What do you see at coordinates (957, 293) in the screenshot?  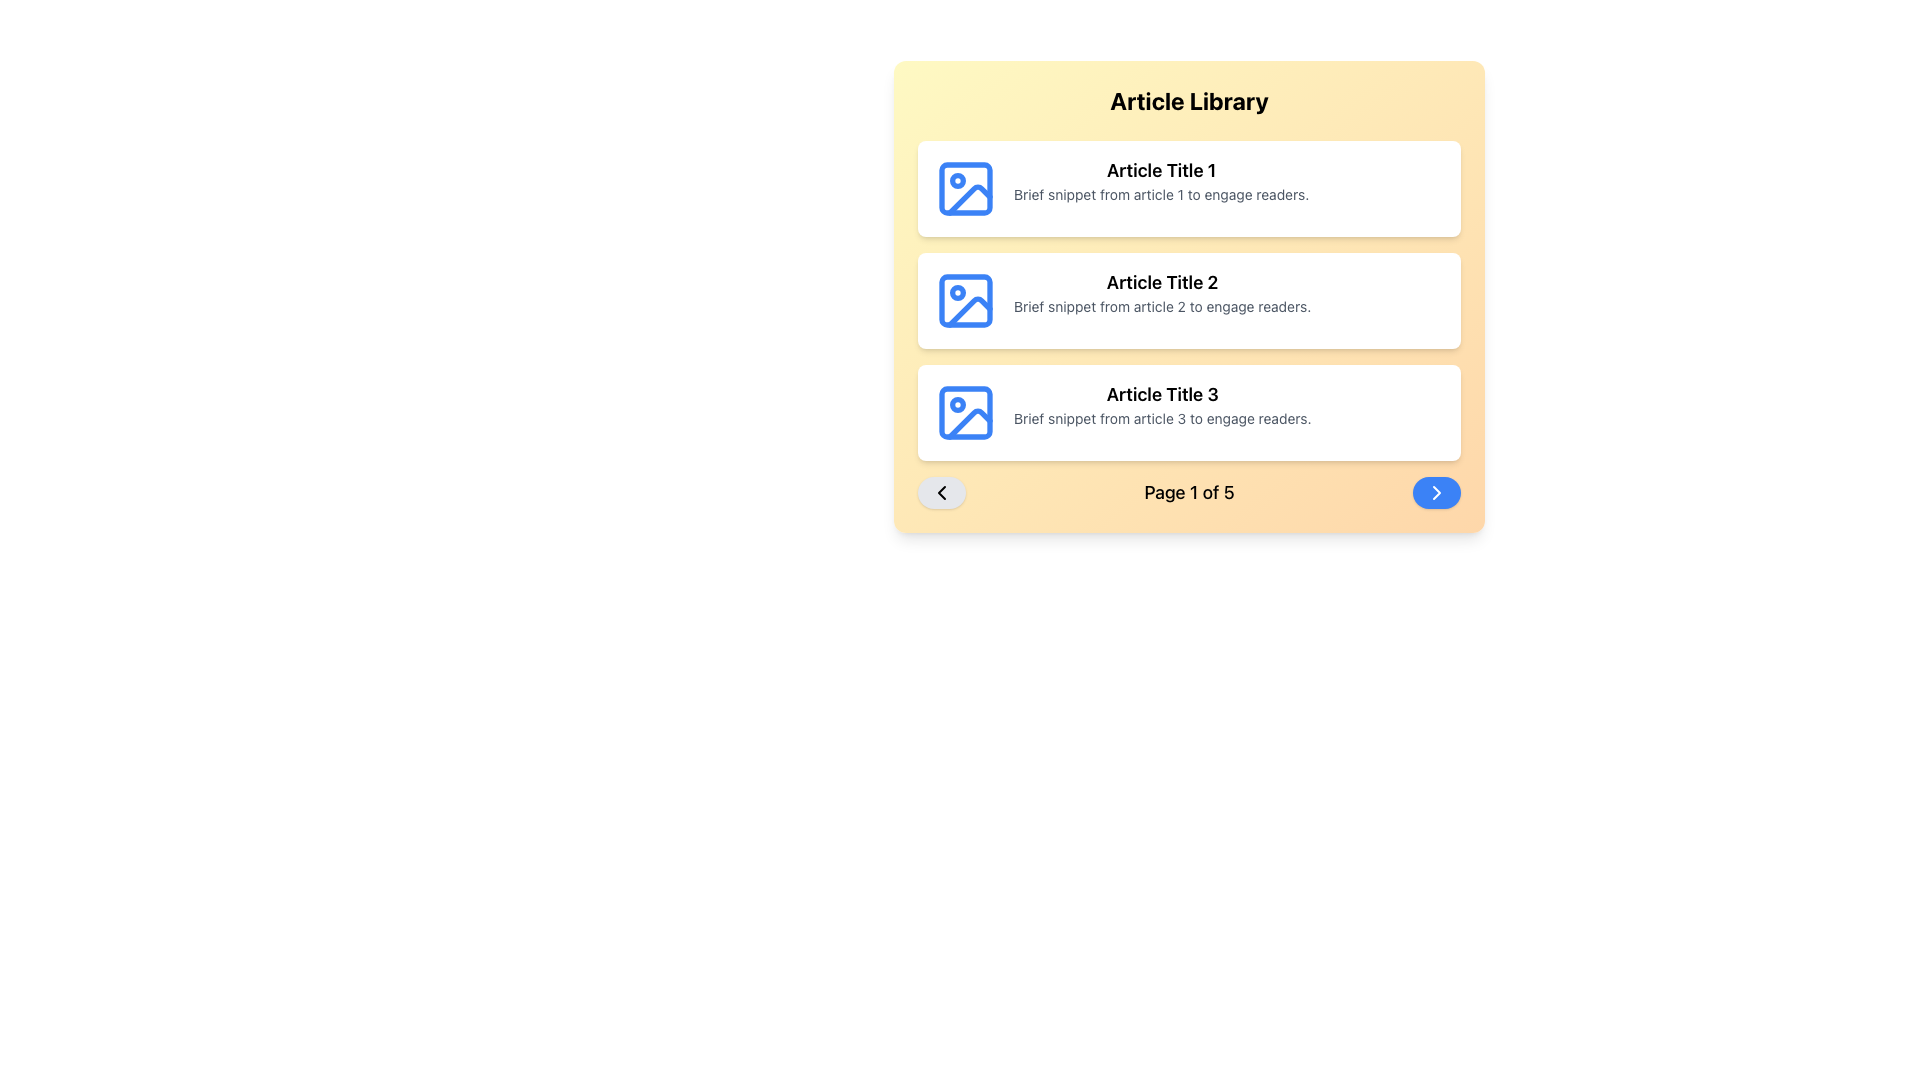 I see `the SVG circle element that serves as a marker or status indicator within the second icon representing an image shape in the card layout of article previews` at bounding box center [957, 293].